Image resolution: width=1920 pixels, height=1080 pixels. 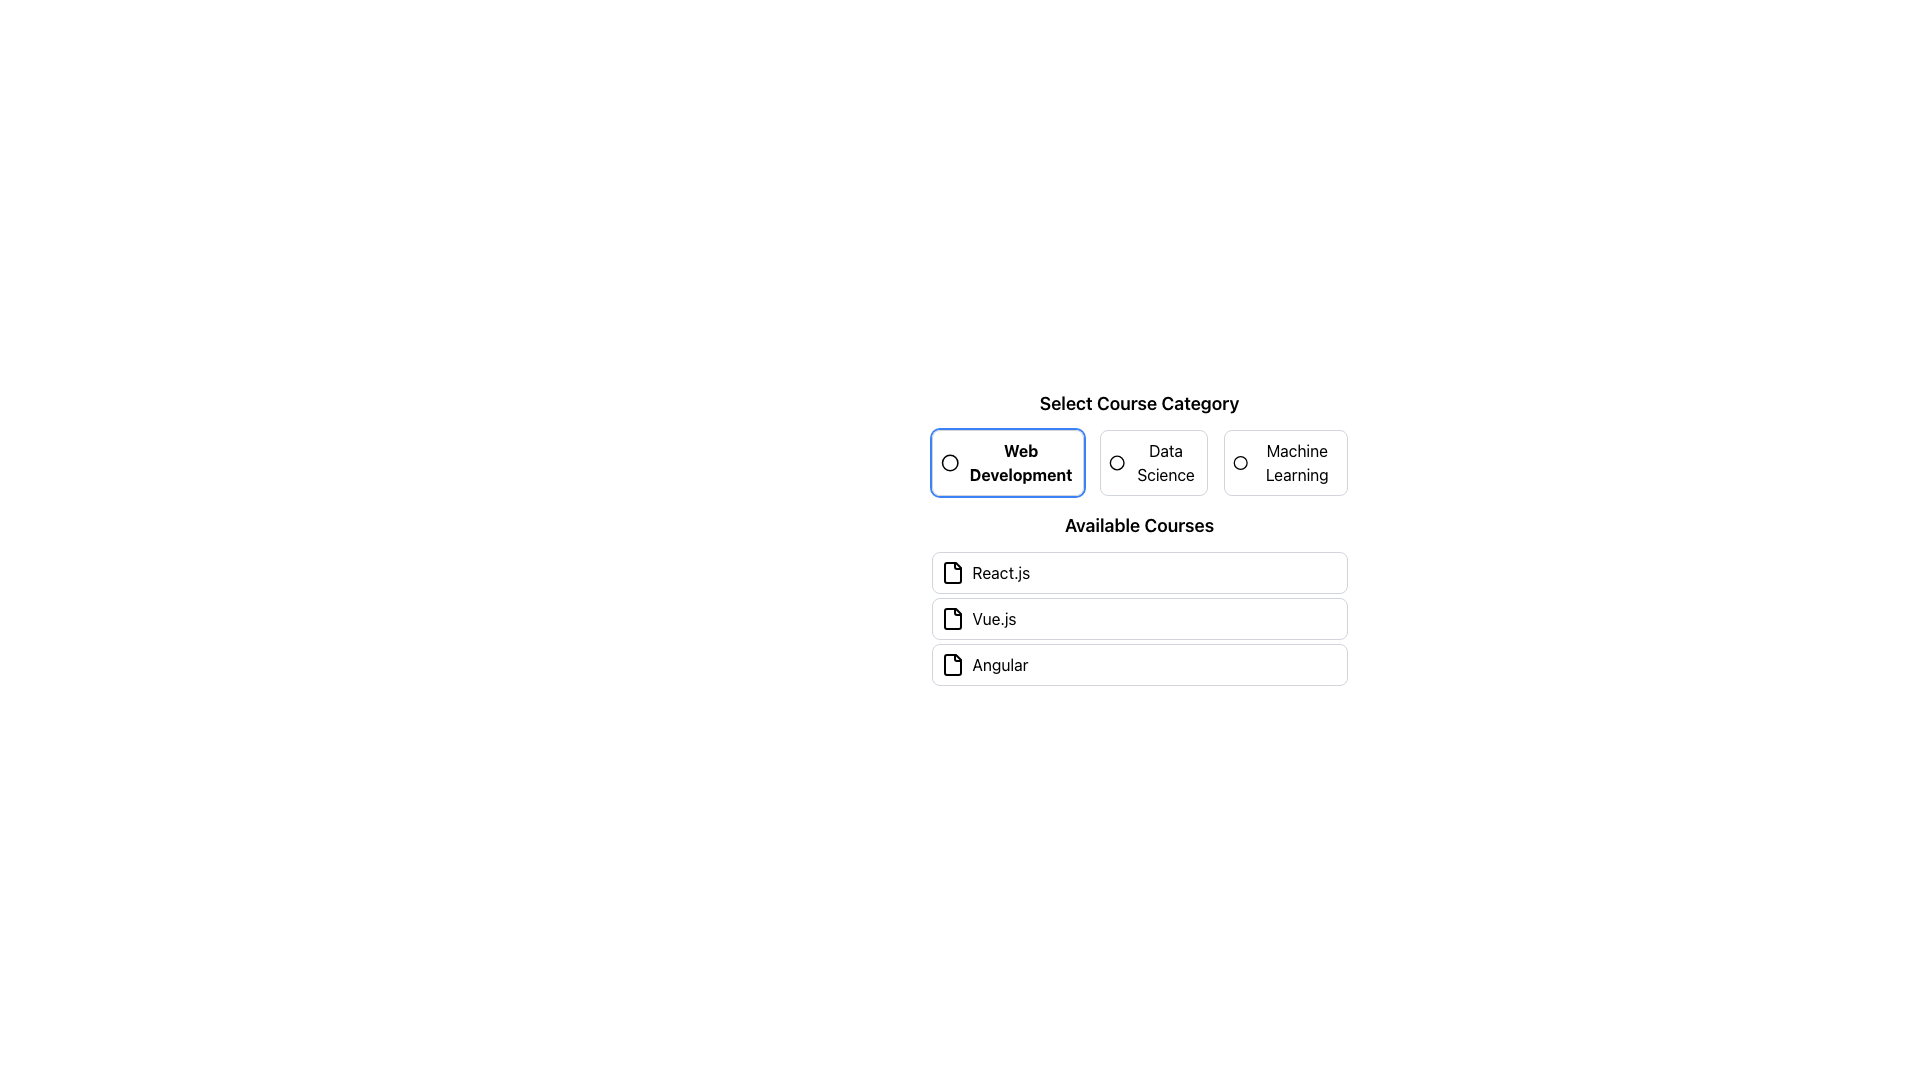 I want to click on the selectable course text label titled 'Vue.js' located in the interactive course box, positioned between 'React.js' and 'Angular' under the 'Available Courses' heading, so click(x=994, y=617).